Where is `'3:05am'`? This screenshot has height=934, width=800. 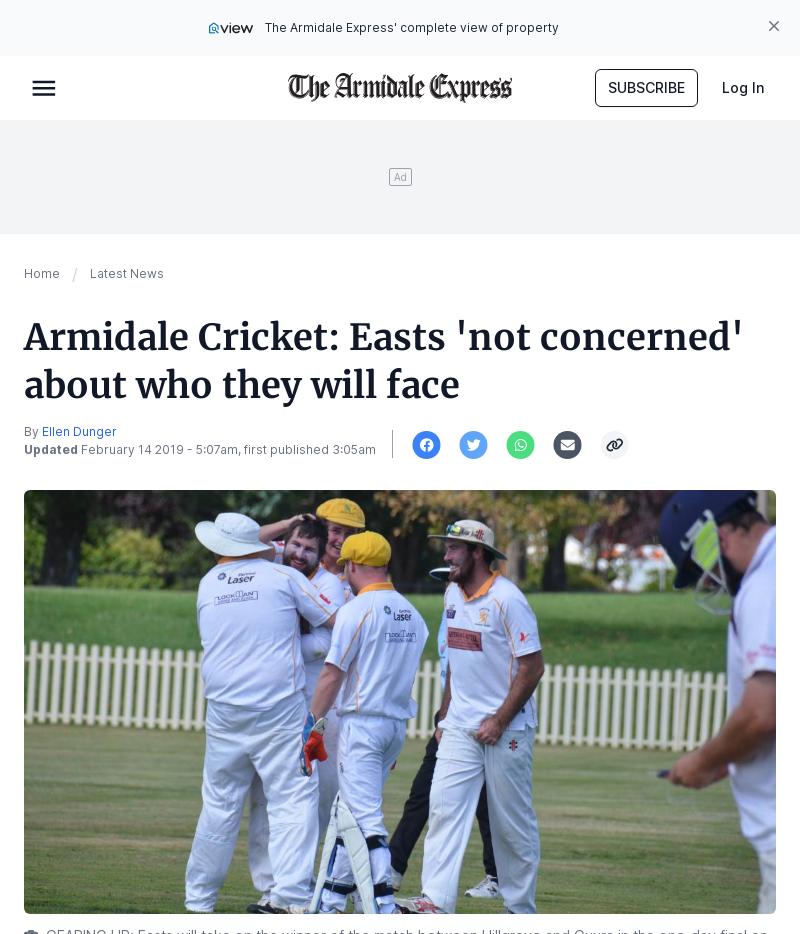
'3:05am' is located at coordinates (354, 449).